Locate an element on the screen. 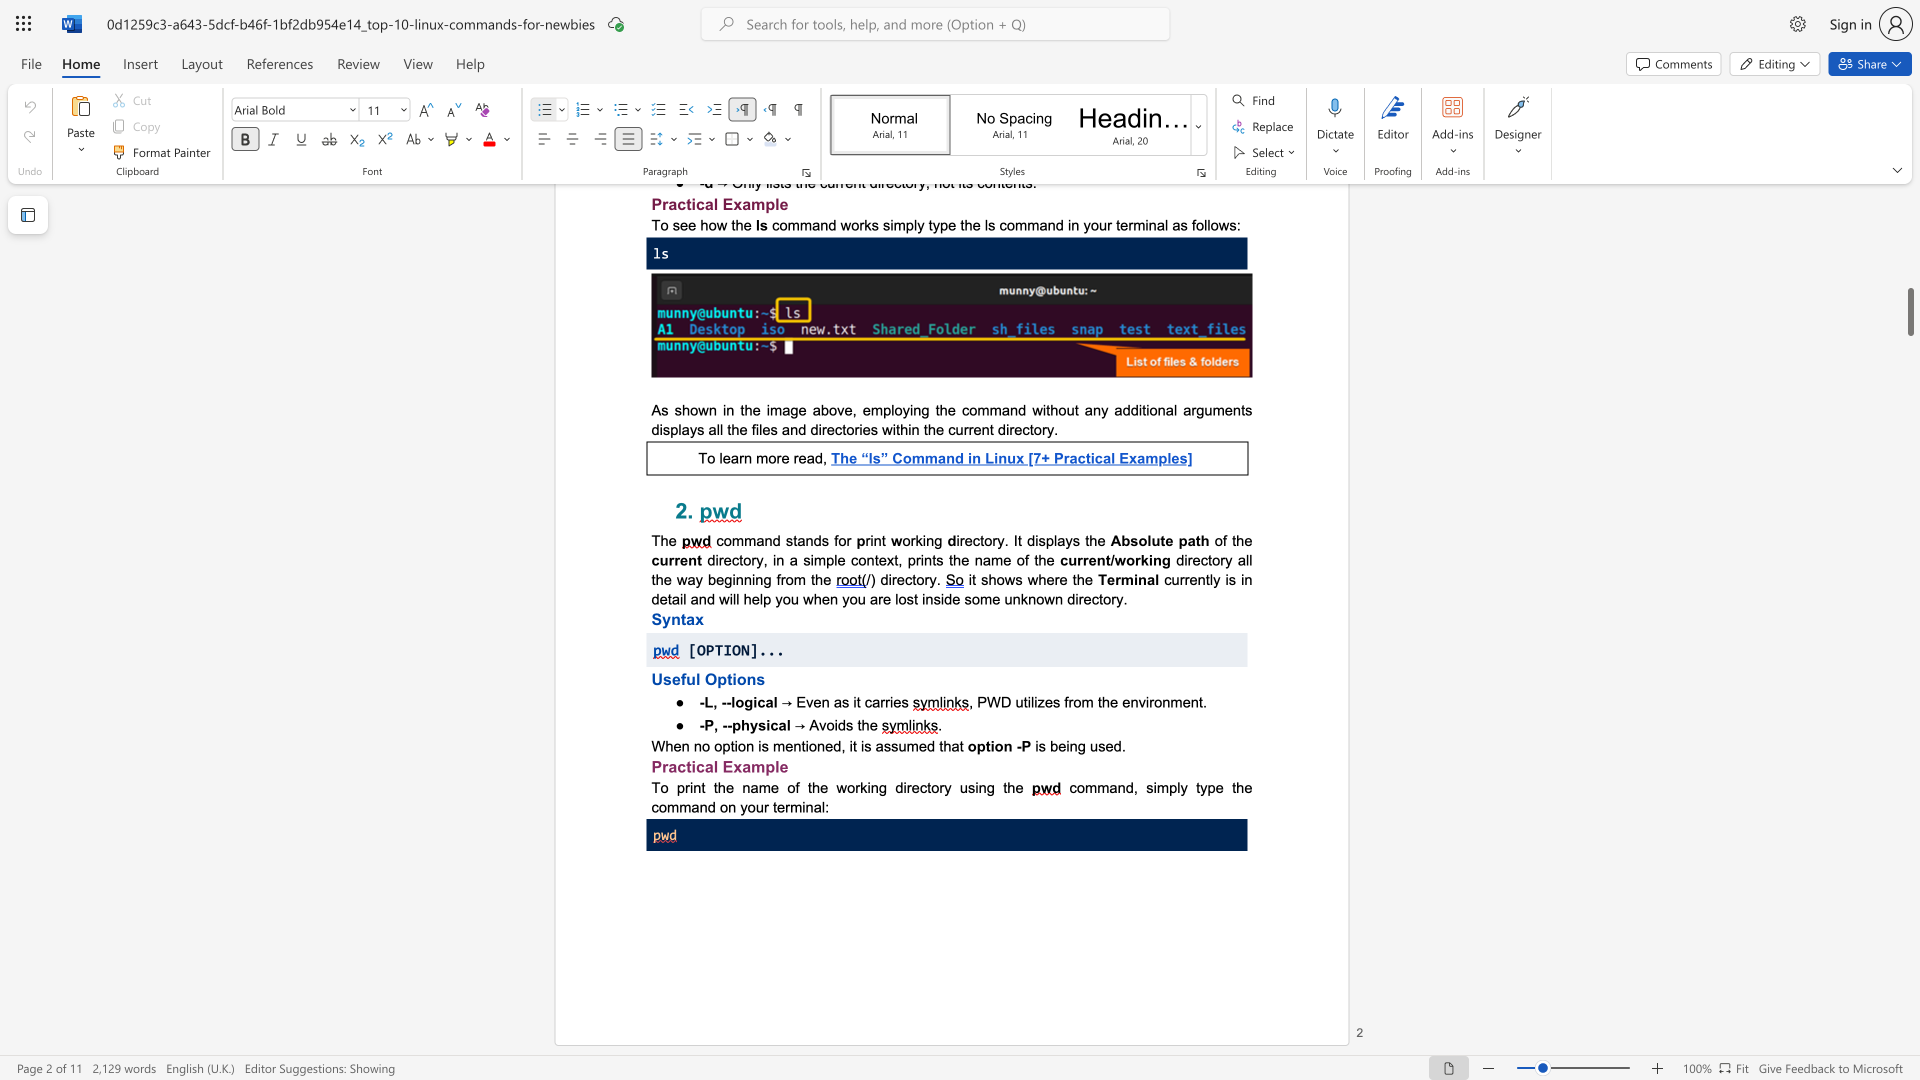  the 2th character "t" in the text is located at coordinates (854, 746).